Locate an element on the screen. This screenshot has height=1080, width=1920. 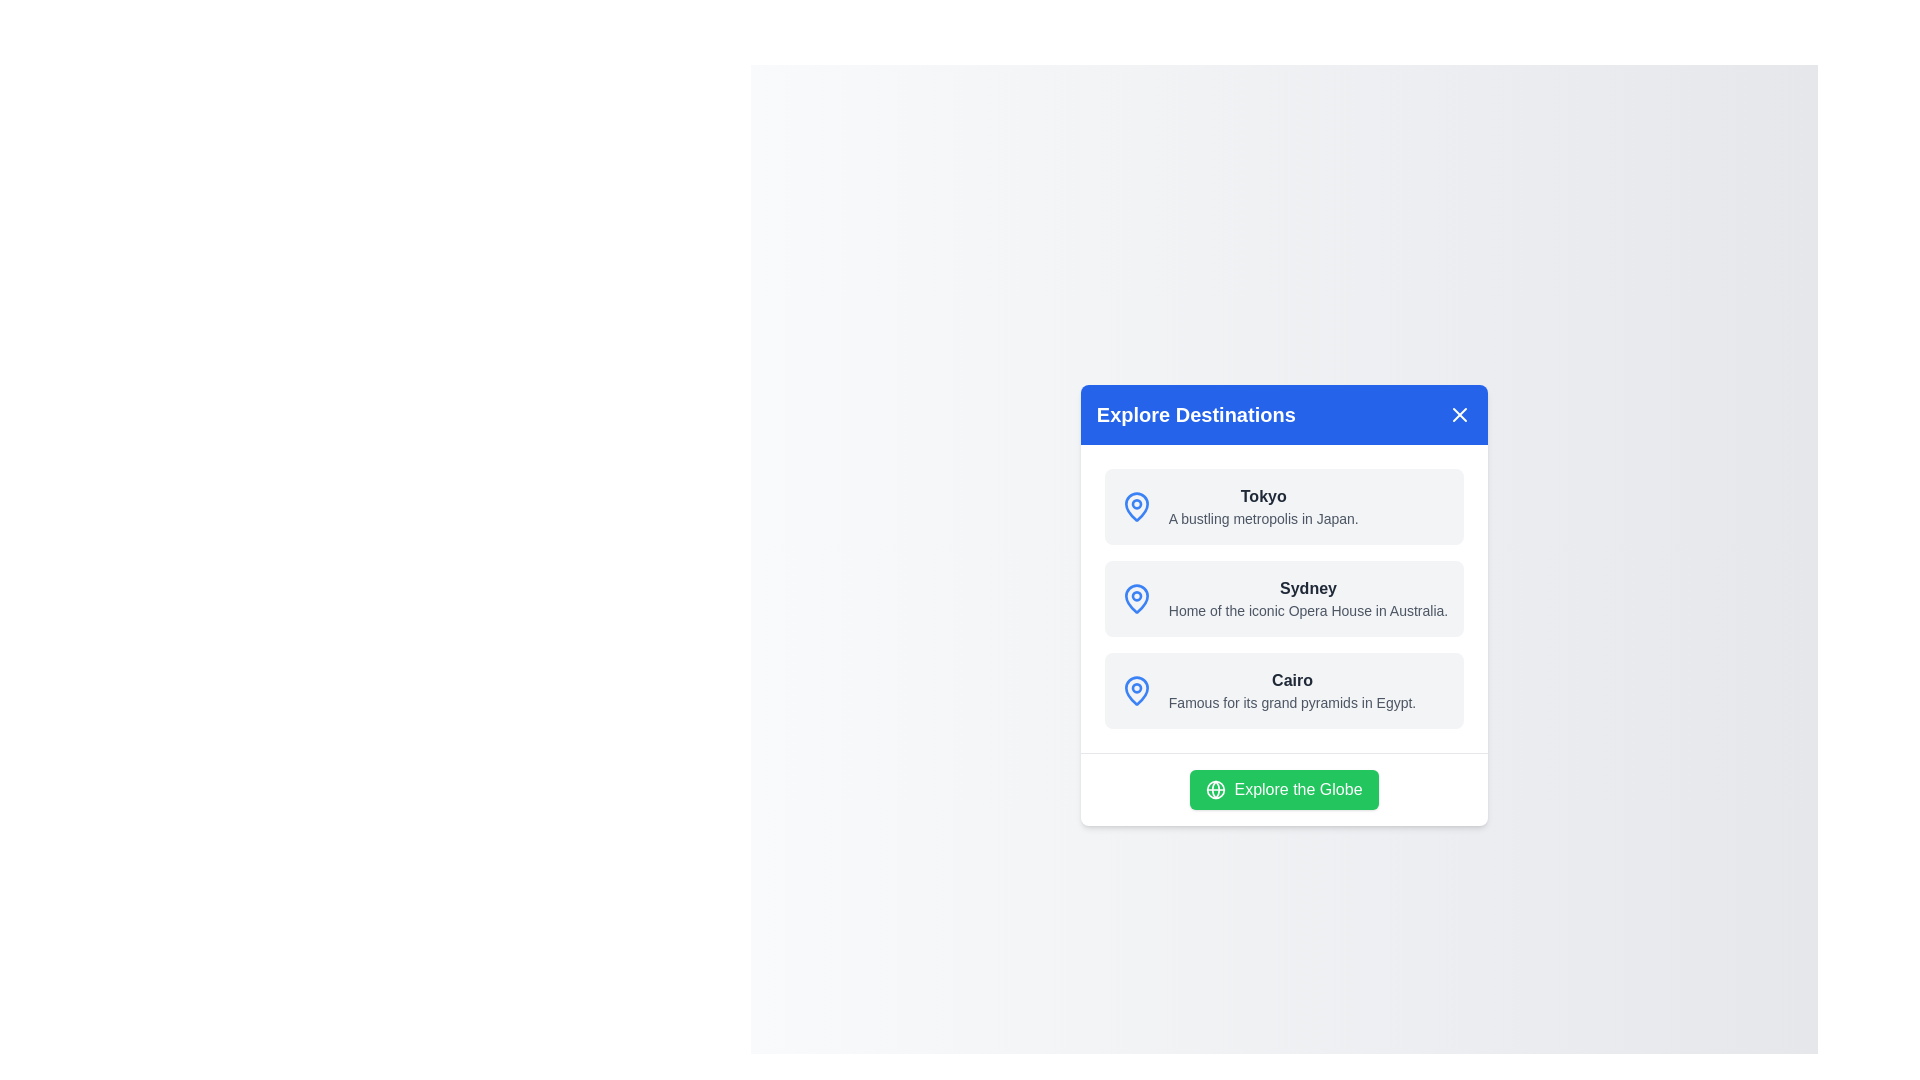
the destination card for Cairo is located at coordinates (1284, 689).